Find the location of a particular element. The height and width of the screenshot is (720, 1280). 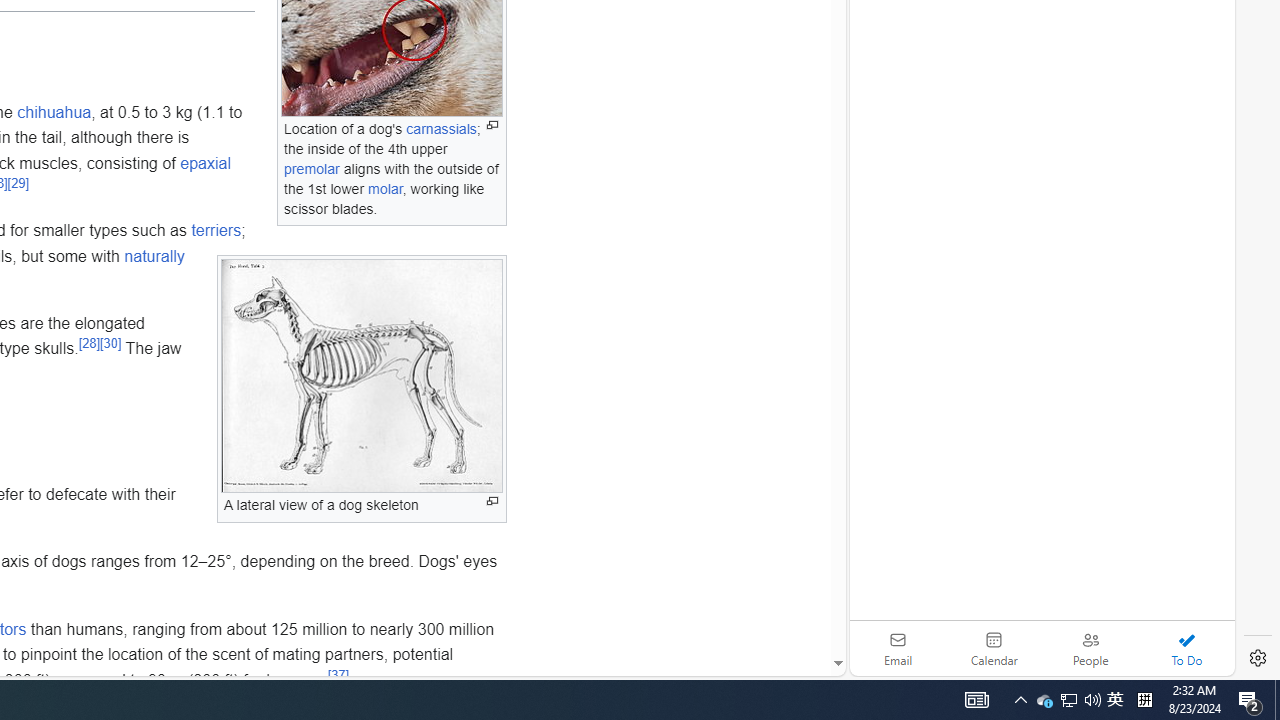

'[29]' is located at coordinates (17, 183).